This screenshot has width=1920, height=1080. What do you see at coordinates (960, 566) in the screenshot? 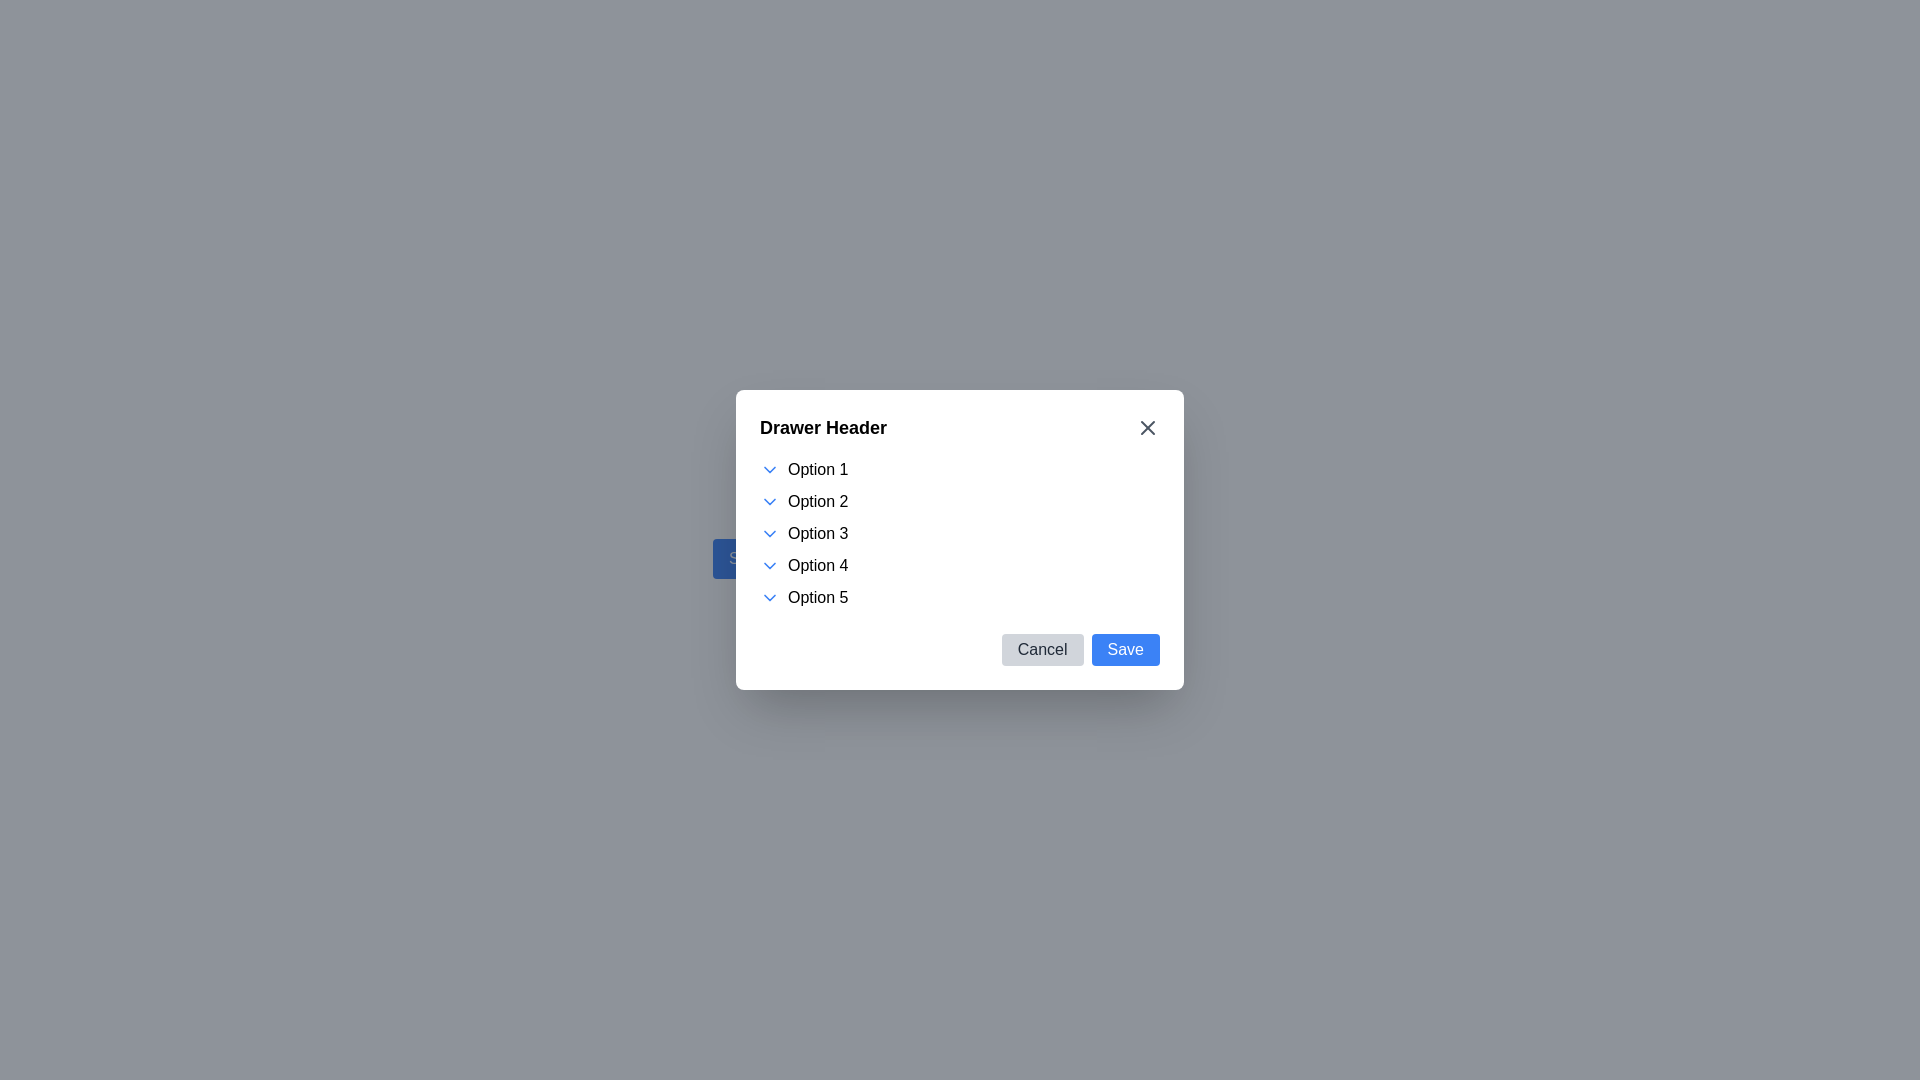
I see `the selectable list item labeled 'Option 4' to navigate through list items` at bounding box center [960, 566].